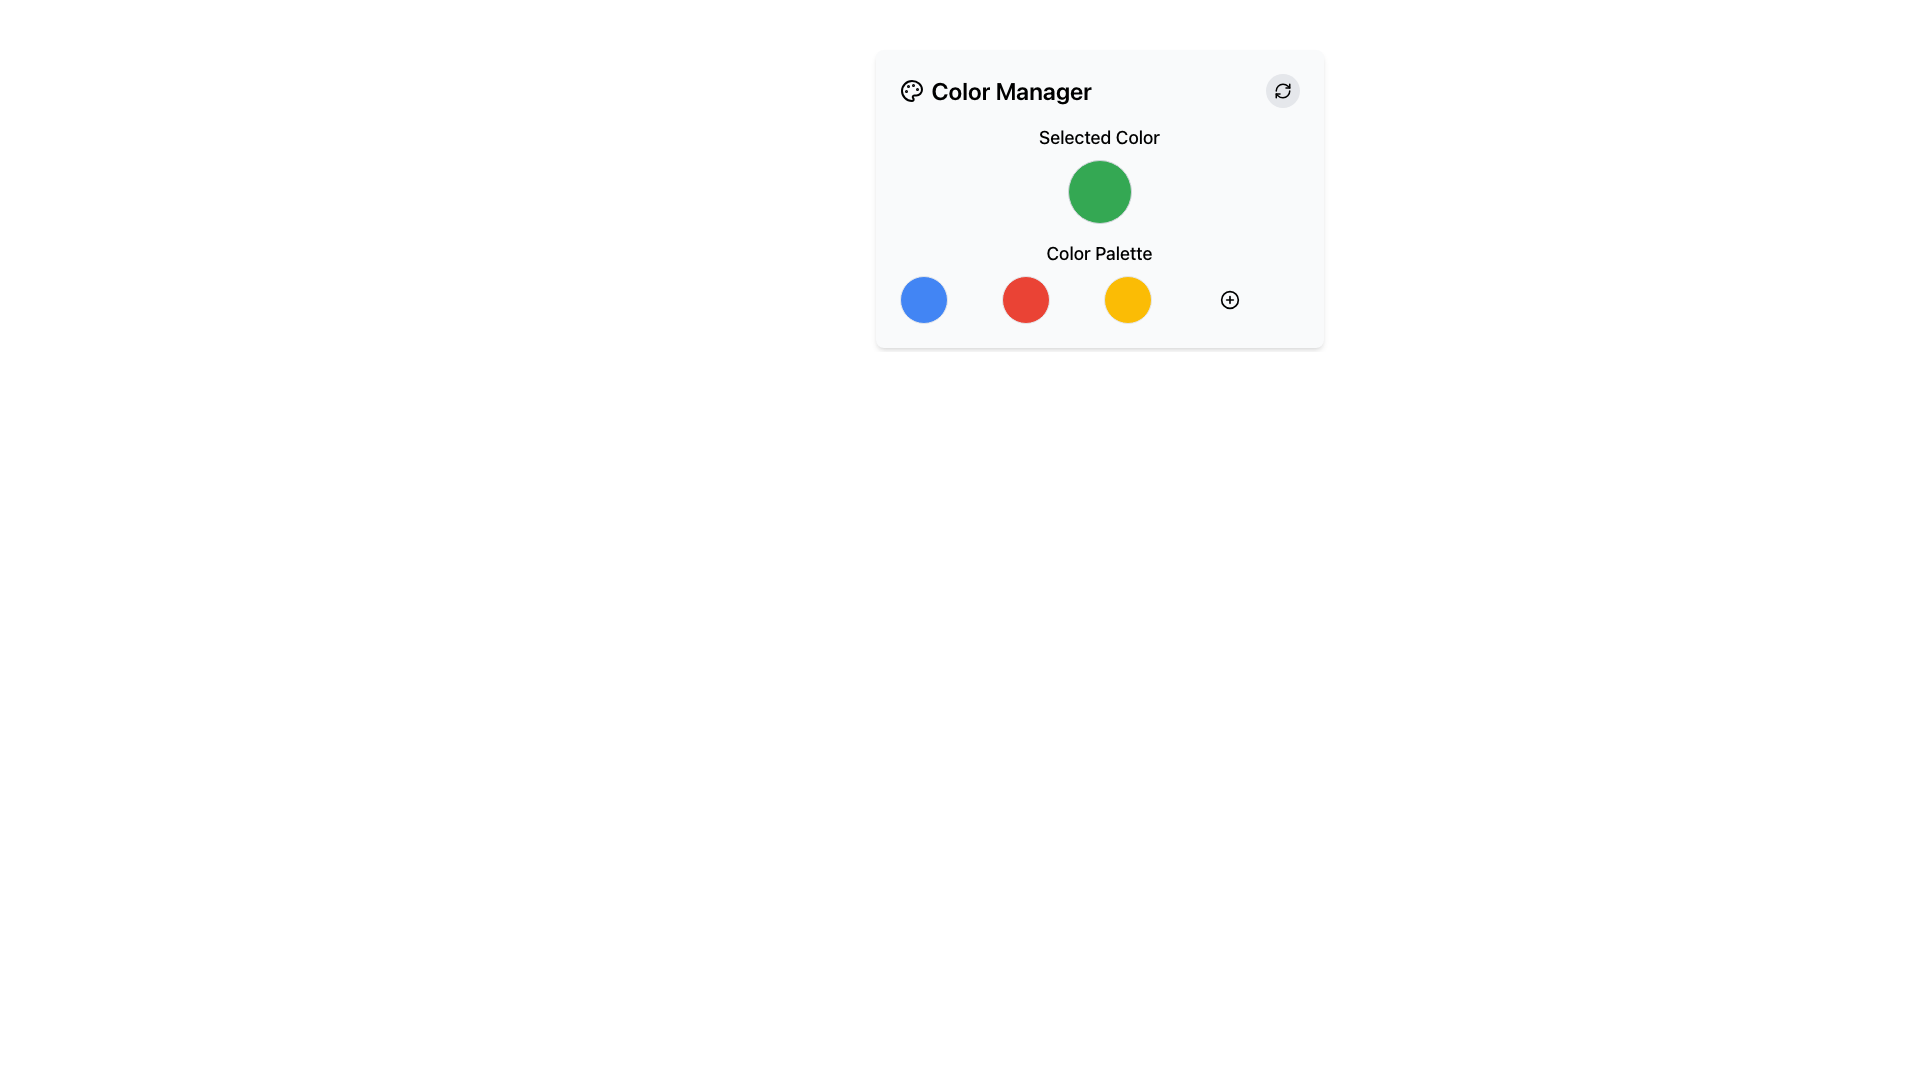 The width and height of the screenshot is (1920, 1080). Describe the element at coordinates (1228, 300) in the screenshot. I see `the interactive icon related to the 'Color Manager' located at the bottom-right corner of the 'Color Manager' section` at that location.